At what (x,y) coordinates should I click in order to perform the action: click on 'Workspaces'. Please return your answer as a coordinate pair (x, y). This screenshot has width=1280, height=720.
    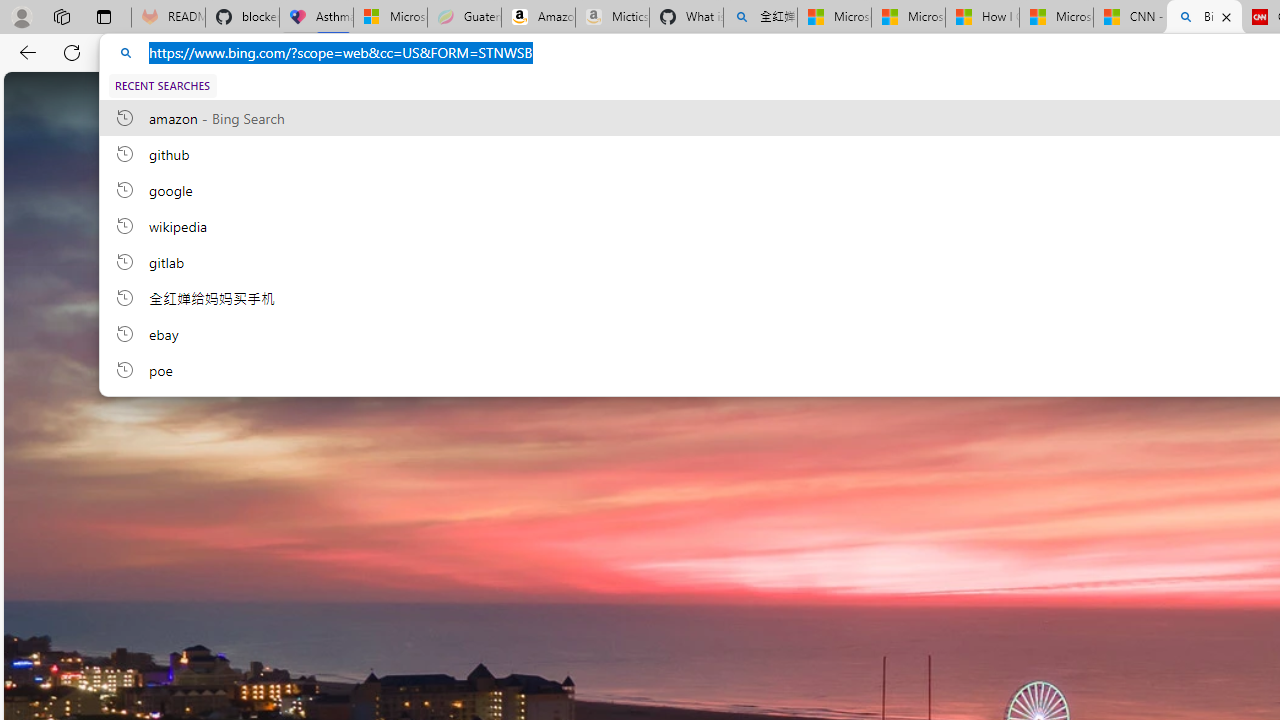
    Looking at the image, I should click on (61, 16).